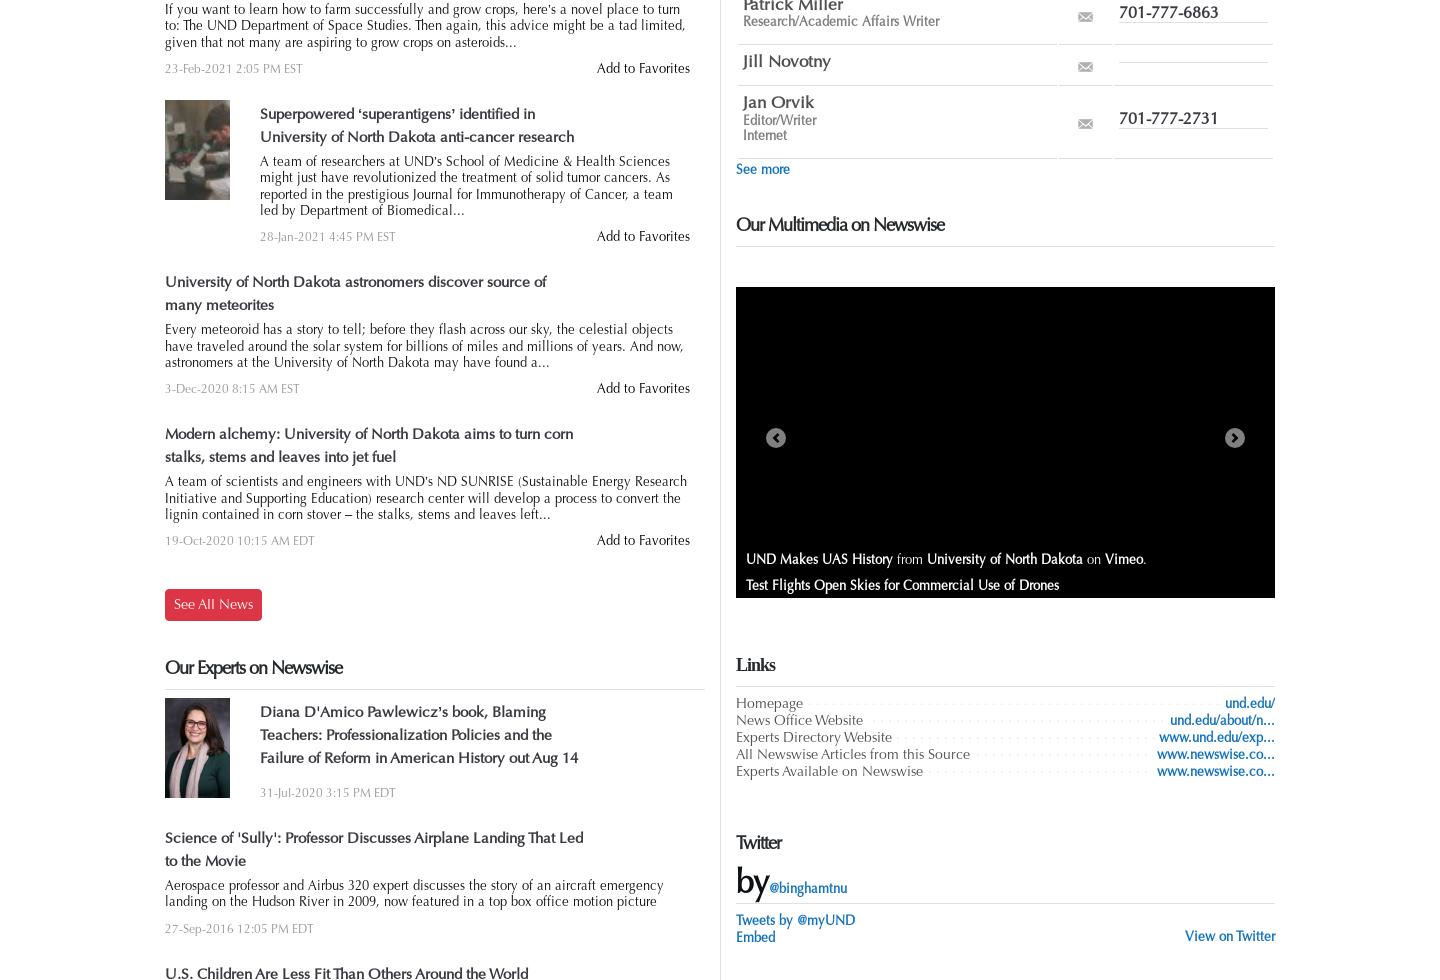 This screenshot has width=1440, height=980. I want to click on 'News Office Website', so click(799, 720).